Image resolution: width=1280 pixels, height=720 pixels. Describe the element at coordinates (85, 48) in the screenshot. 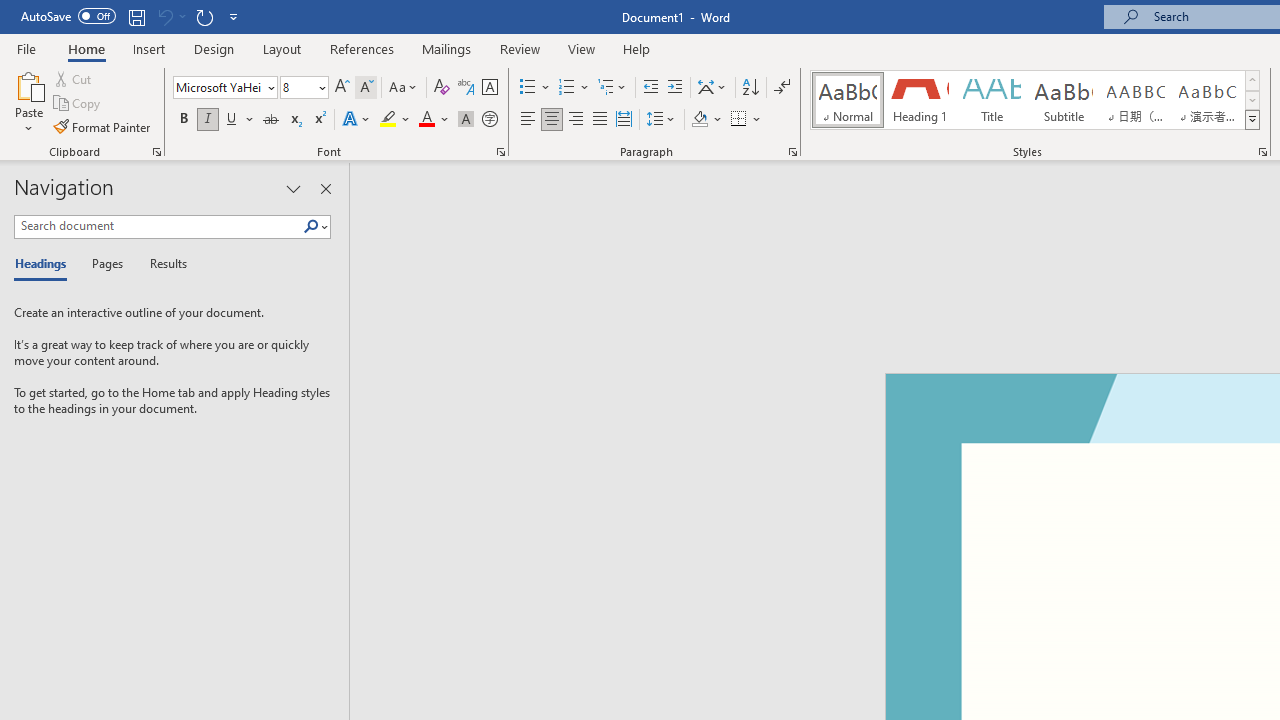

I see `'Home'` at that location.